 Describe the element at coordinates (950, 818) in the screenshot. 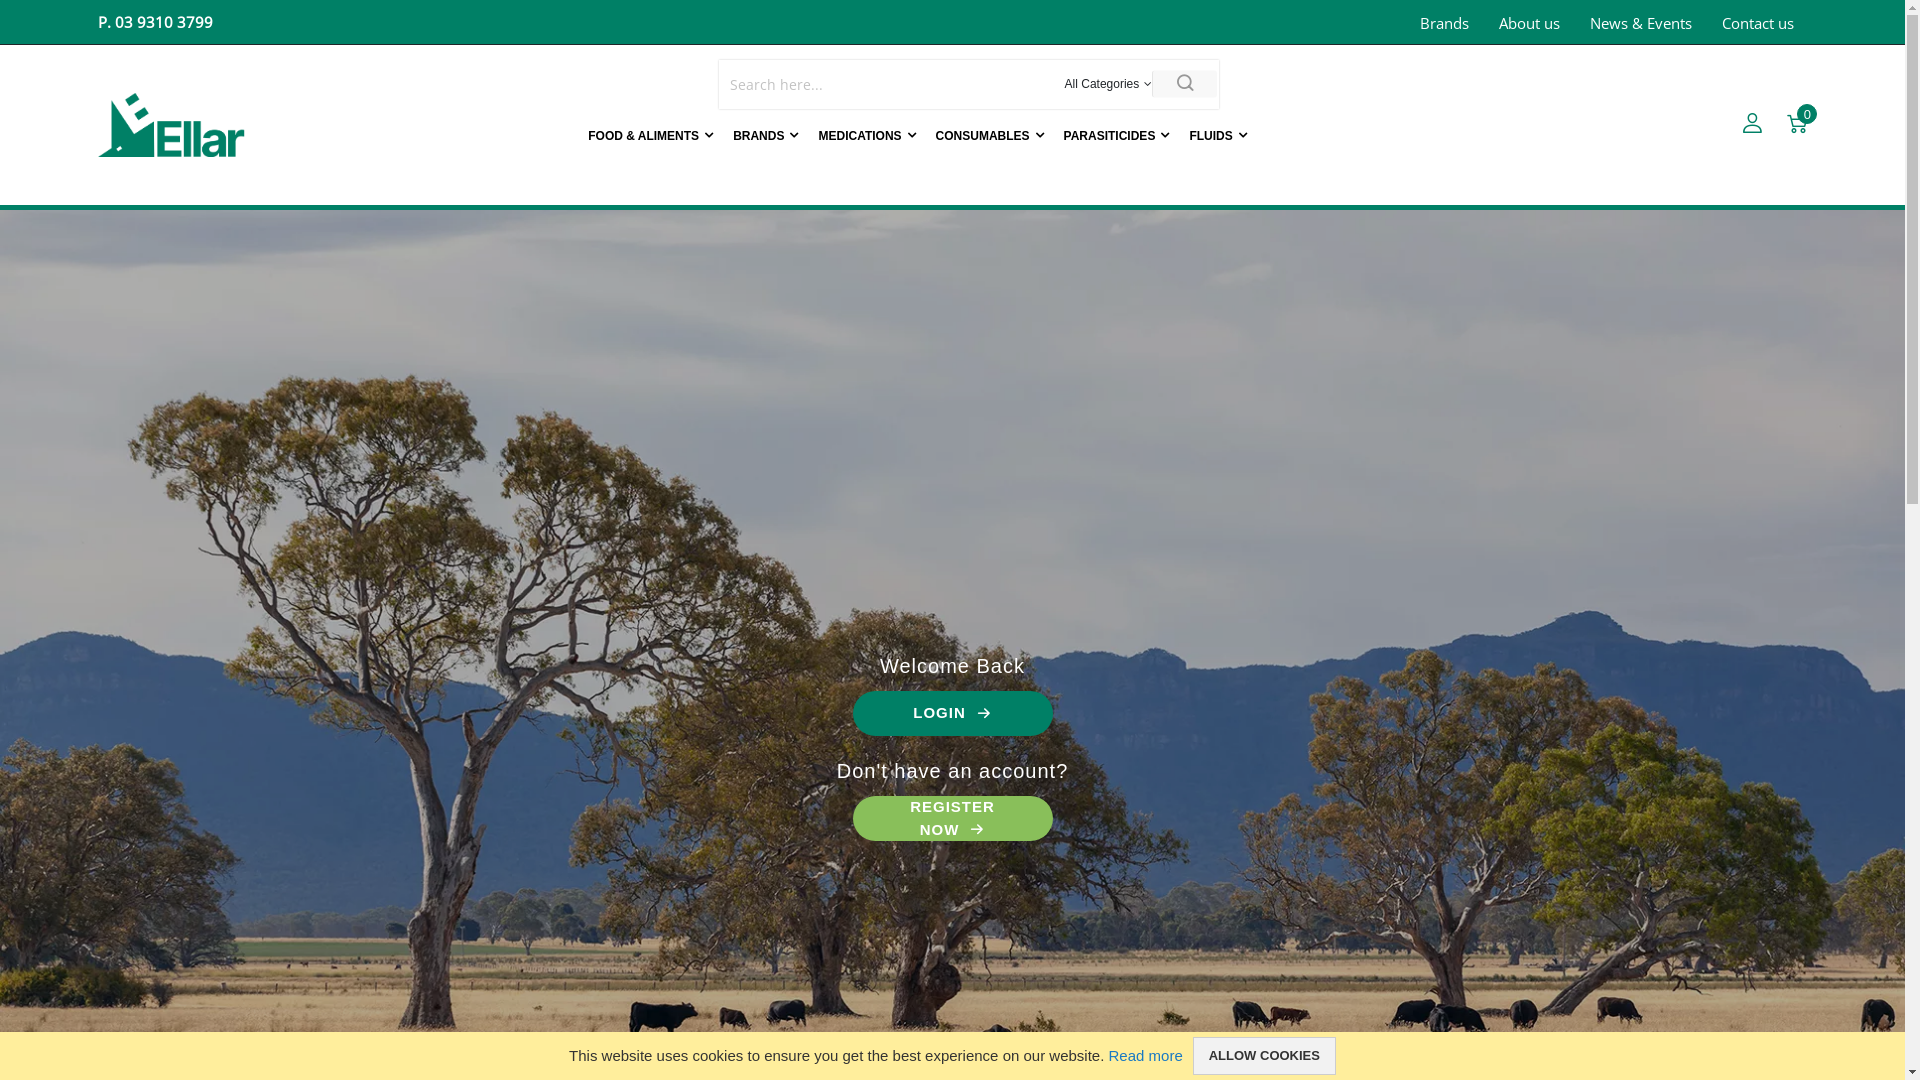

I see `'REGISTER NOW'` at that location.